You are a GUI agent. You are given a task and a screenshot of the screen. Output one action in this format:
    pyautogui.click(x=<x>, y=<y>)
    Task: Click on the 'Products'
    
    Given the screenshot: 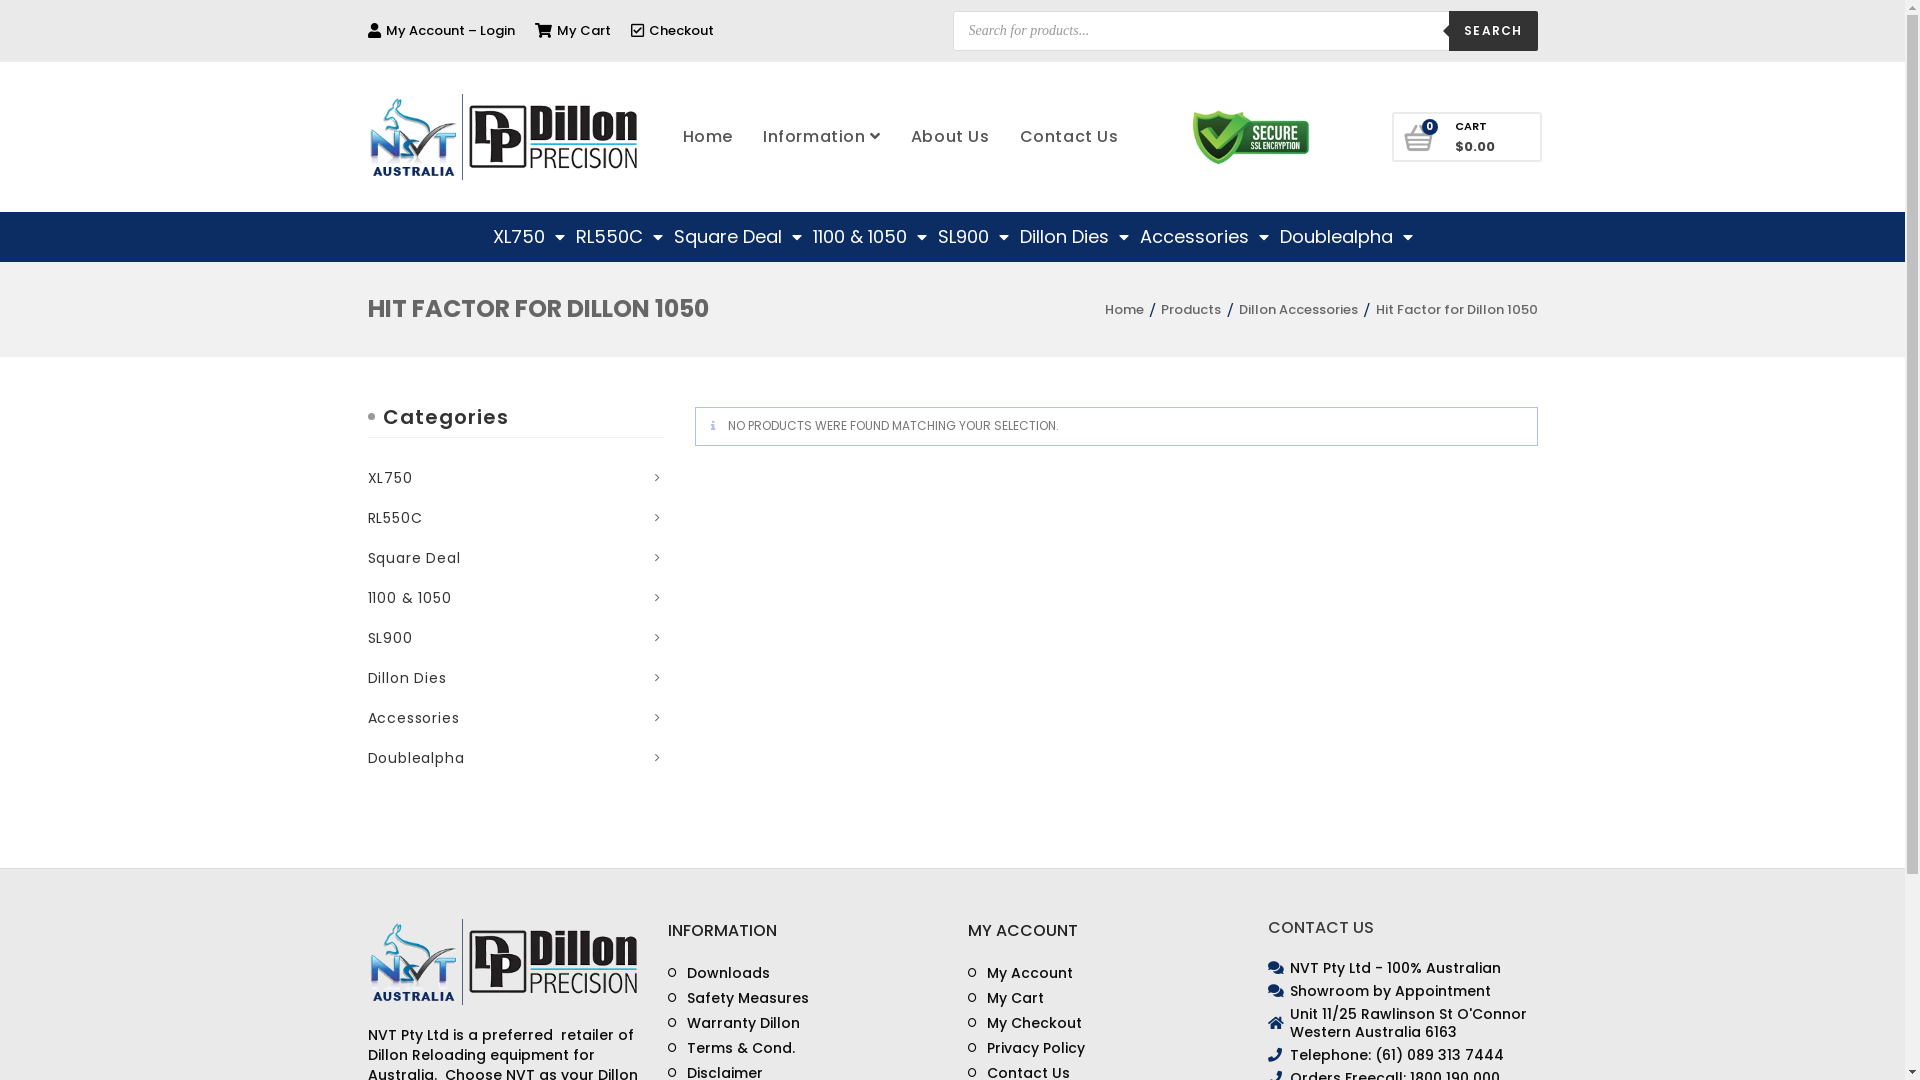 What is the action you would take?
    pyautogui.click(x=1190, y=309)
    